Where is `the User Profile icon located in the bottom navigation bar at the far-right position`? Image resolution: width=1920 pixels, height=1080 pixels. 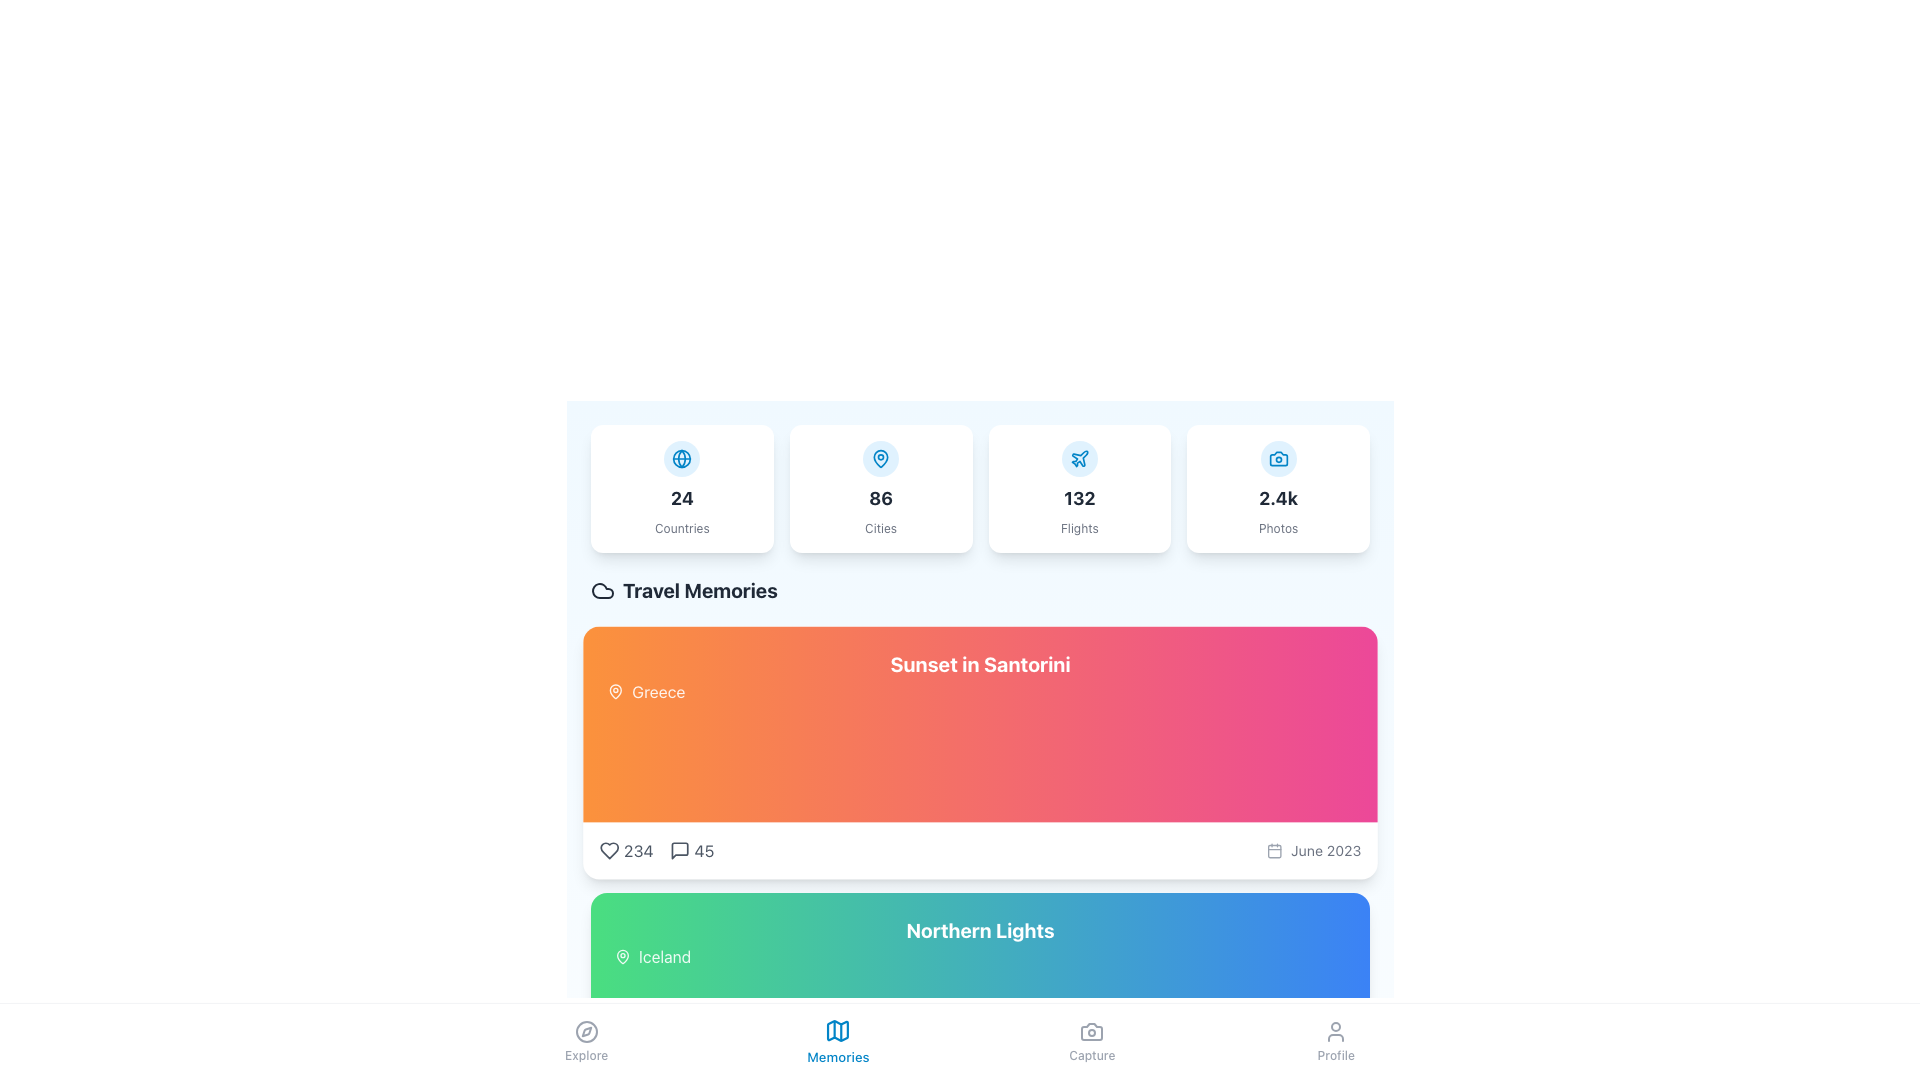 the User Profile icon located in the bottom navigation bar at the far-right position is located at coordinates (1336, 1032).